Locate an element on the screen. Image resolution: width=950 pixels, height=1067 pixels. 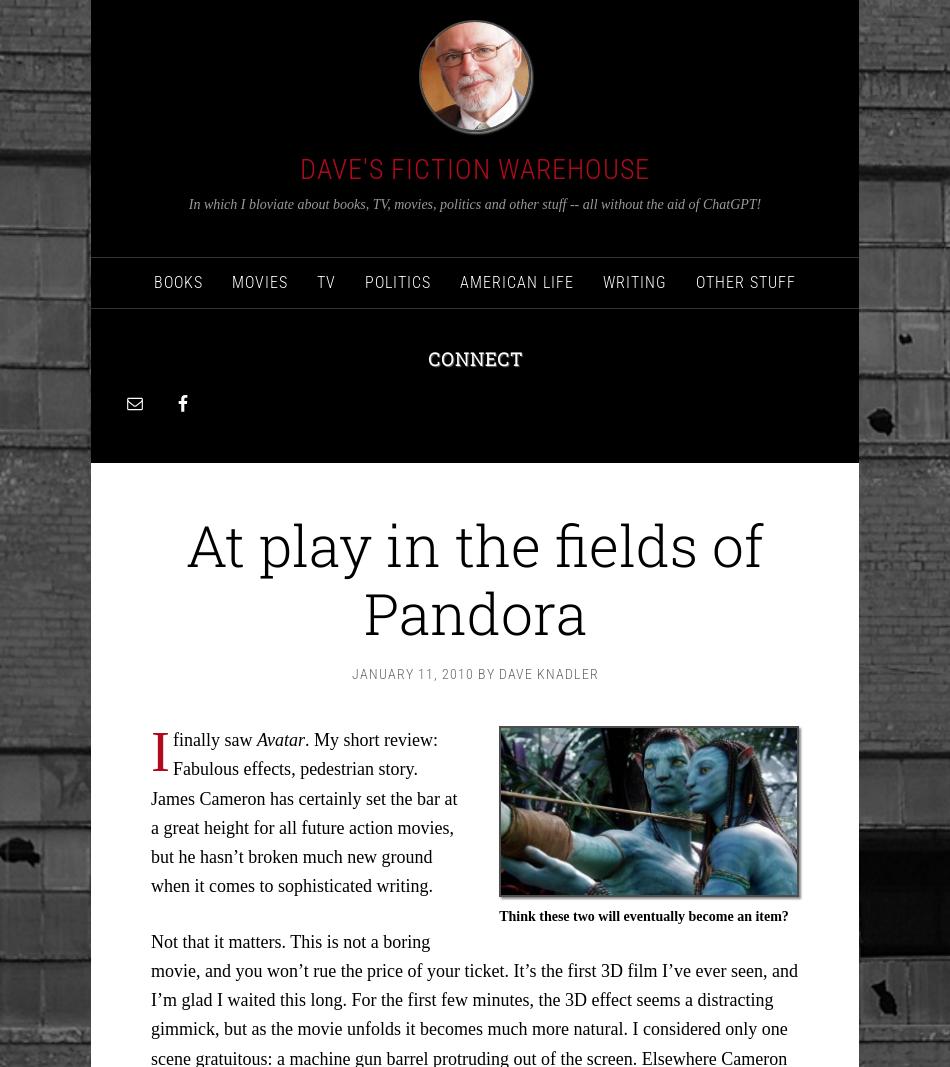
'Books' is located at coordinates (178, 281).